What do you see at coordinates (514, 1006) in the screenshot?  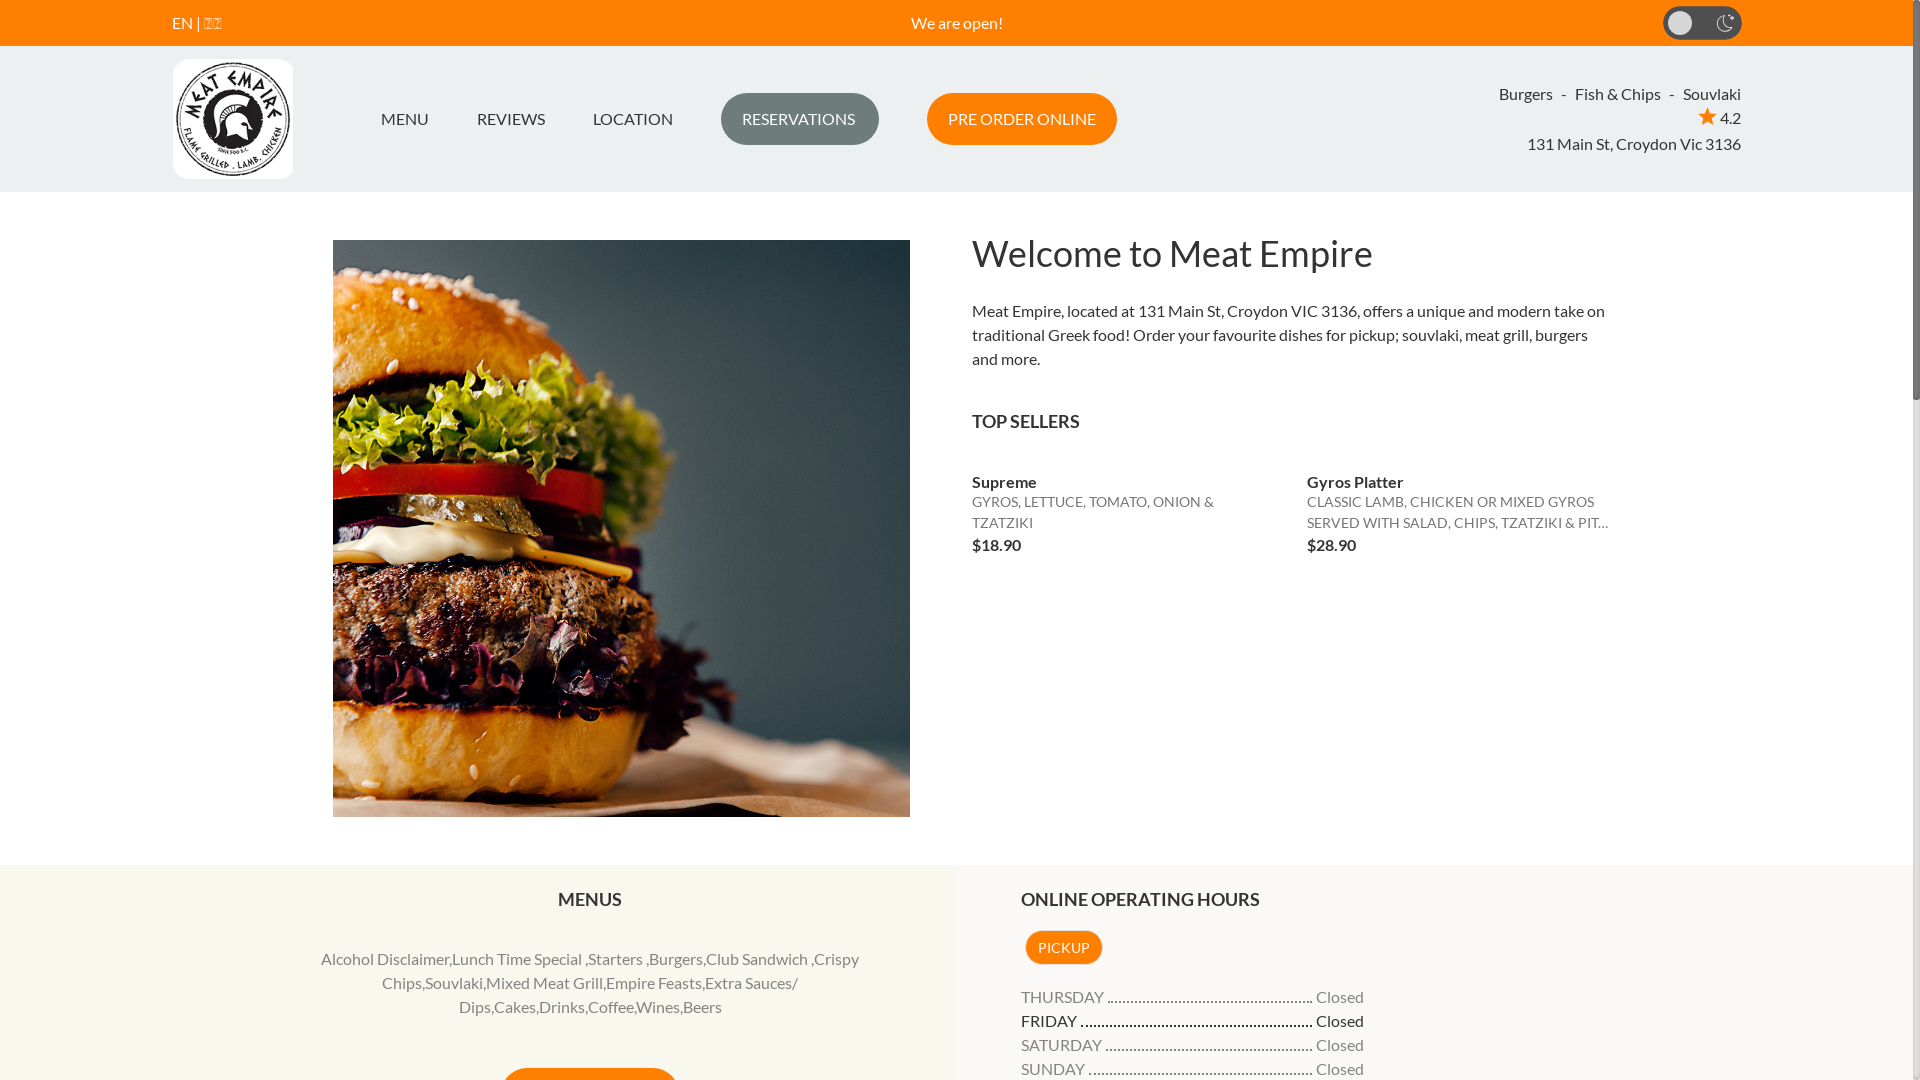 I see `'Cakes'` at bounding box center [514, 1006].